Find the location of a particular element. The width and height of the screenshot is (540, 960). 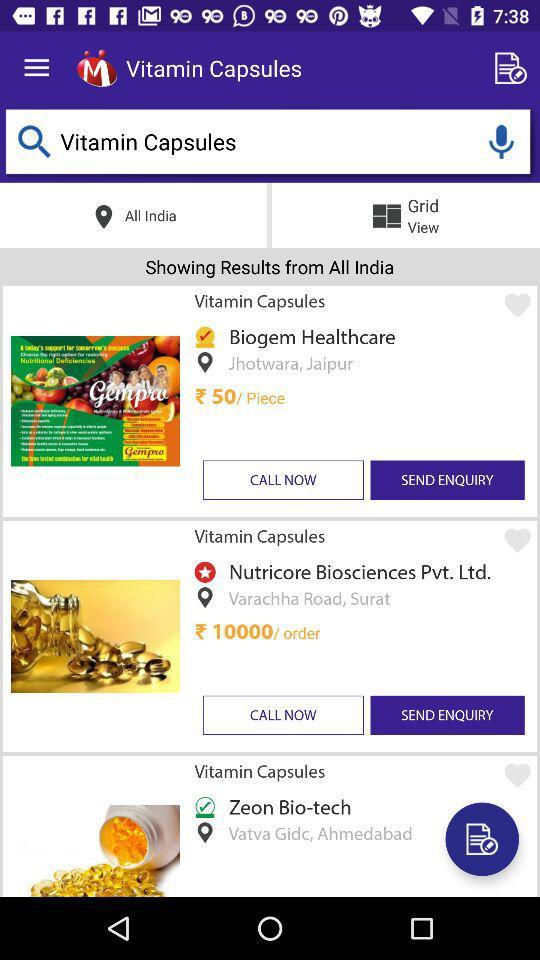

biogem healthcare is located at coordinates (308, 336).